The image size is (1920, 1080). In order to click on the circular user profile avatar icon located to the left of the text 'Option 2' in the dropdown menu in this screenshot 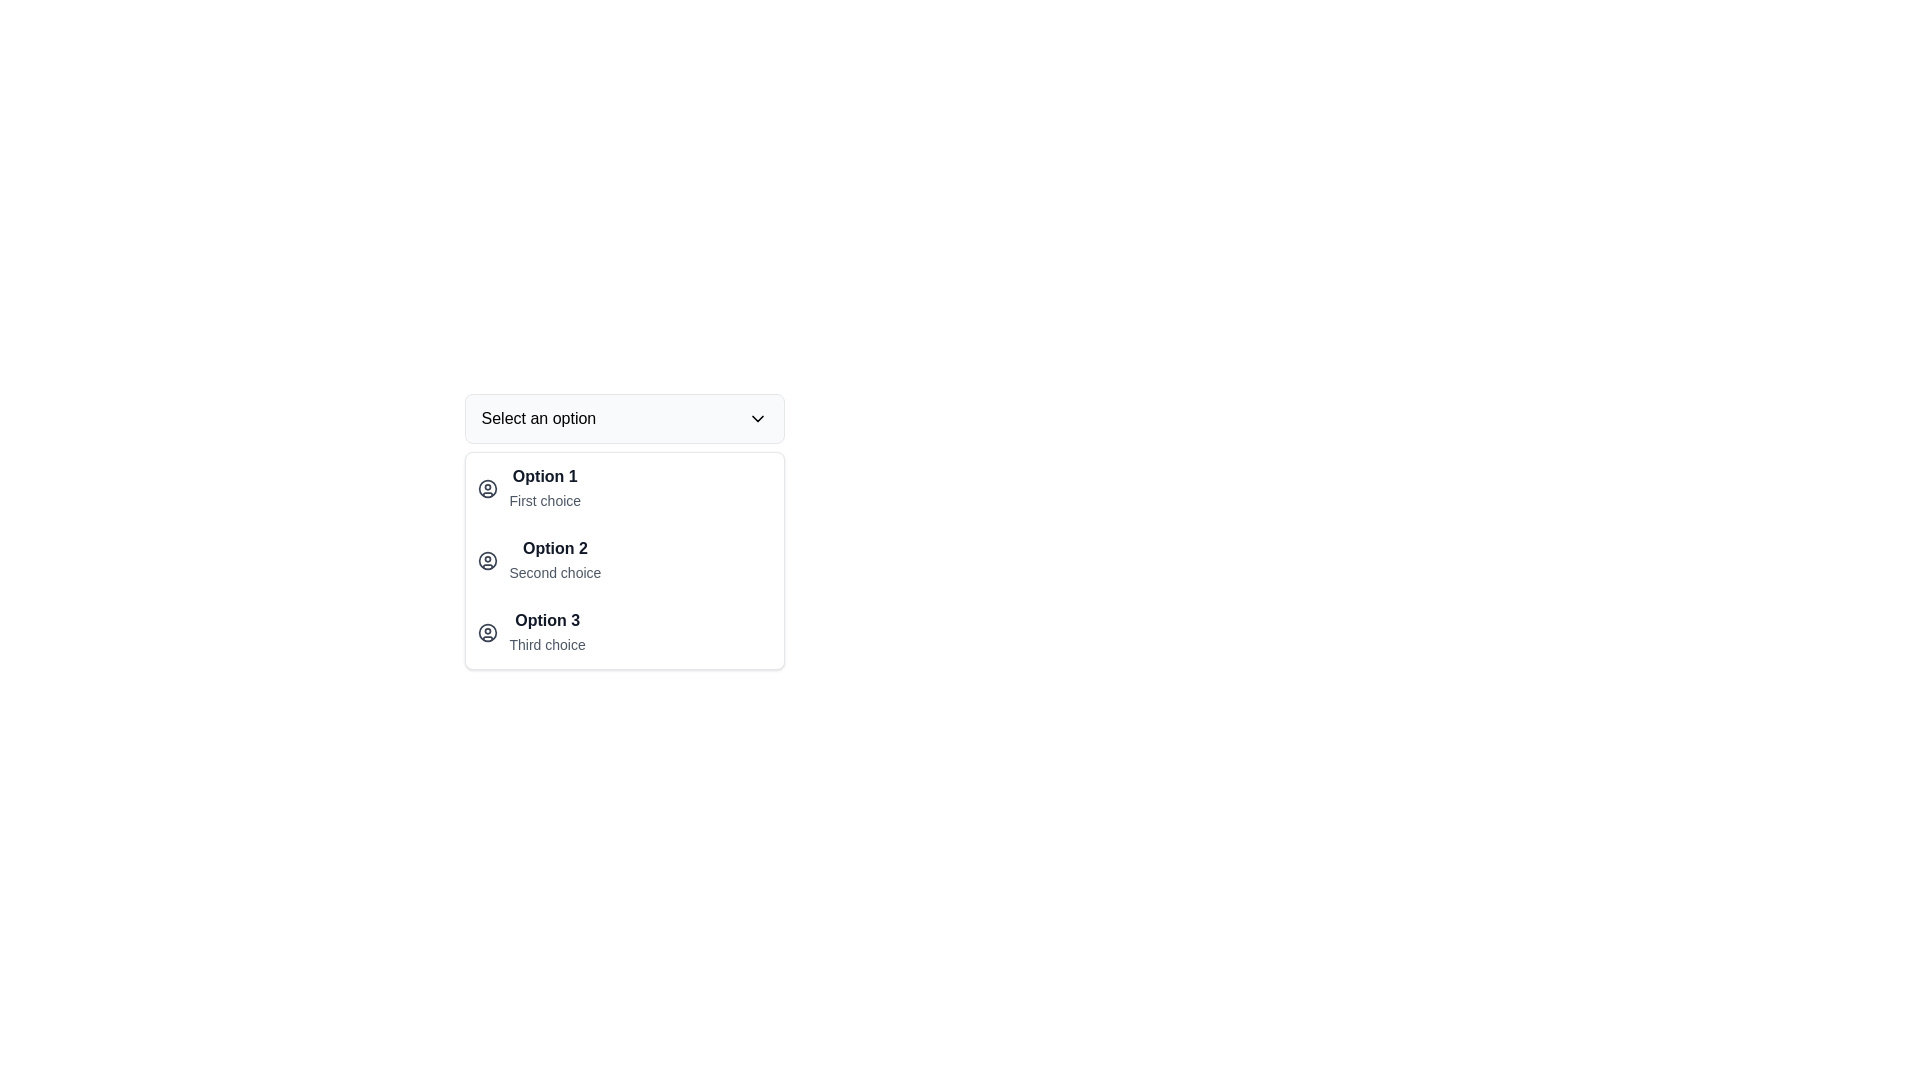, I will do `click(487, 560)`.